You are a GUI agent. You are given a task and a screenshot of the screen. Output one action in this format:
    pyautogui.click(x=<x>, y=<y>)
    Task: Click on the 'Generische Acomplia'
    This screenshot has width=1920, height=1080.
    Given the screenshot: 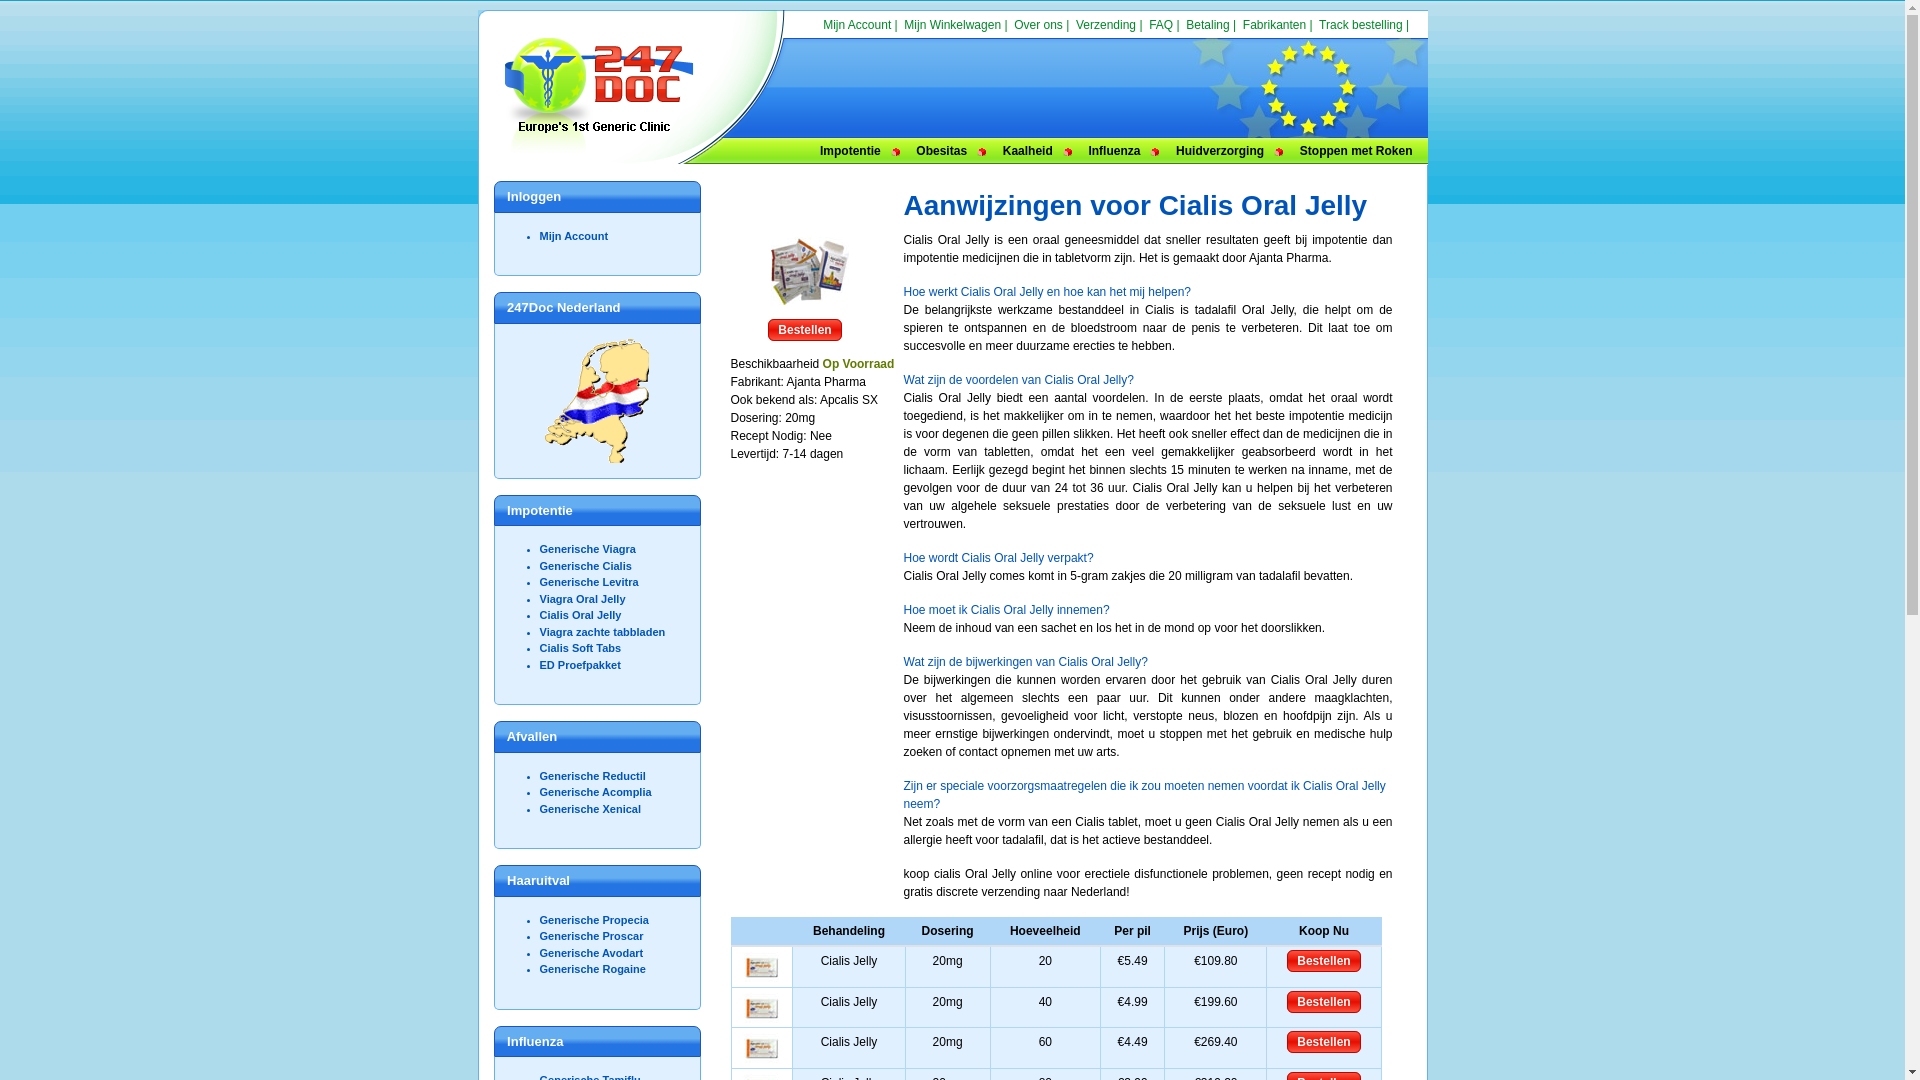 What is the action you would take?
    pyautogui.click(x=594, y=790)
    